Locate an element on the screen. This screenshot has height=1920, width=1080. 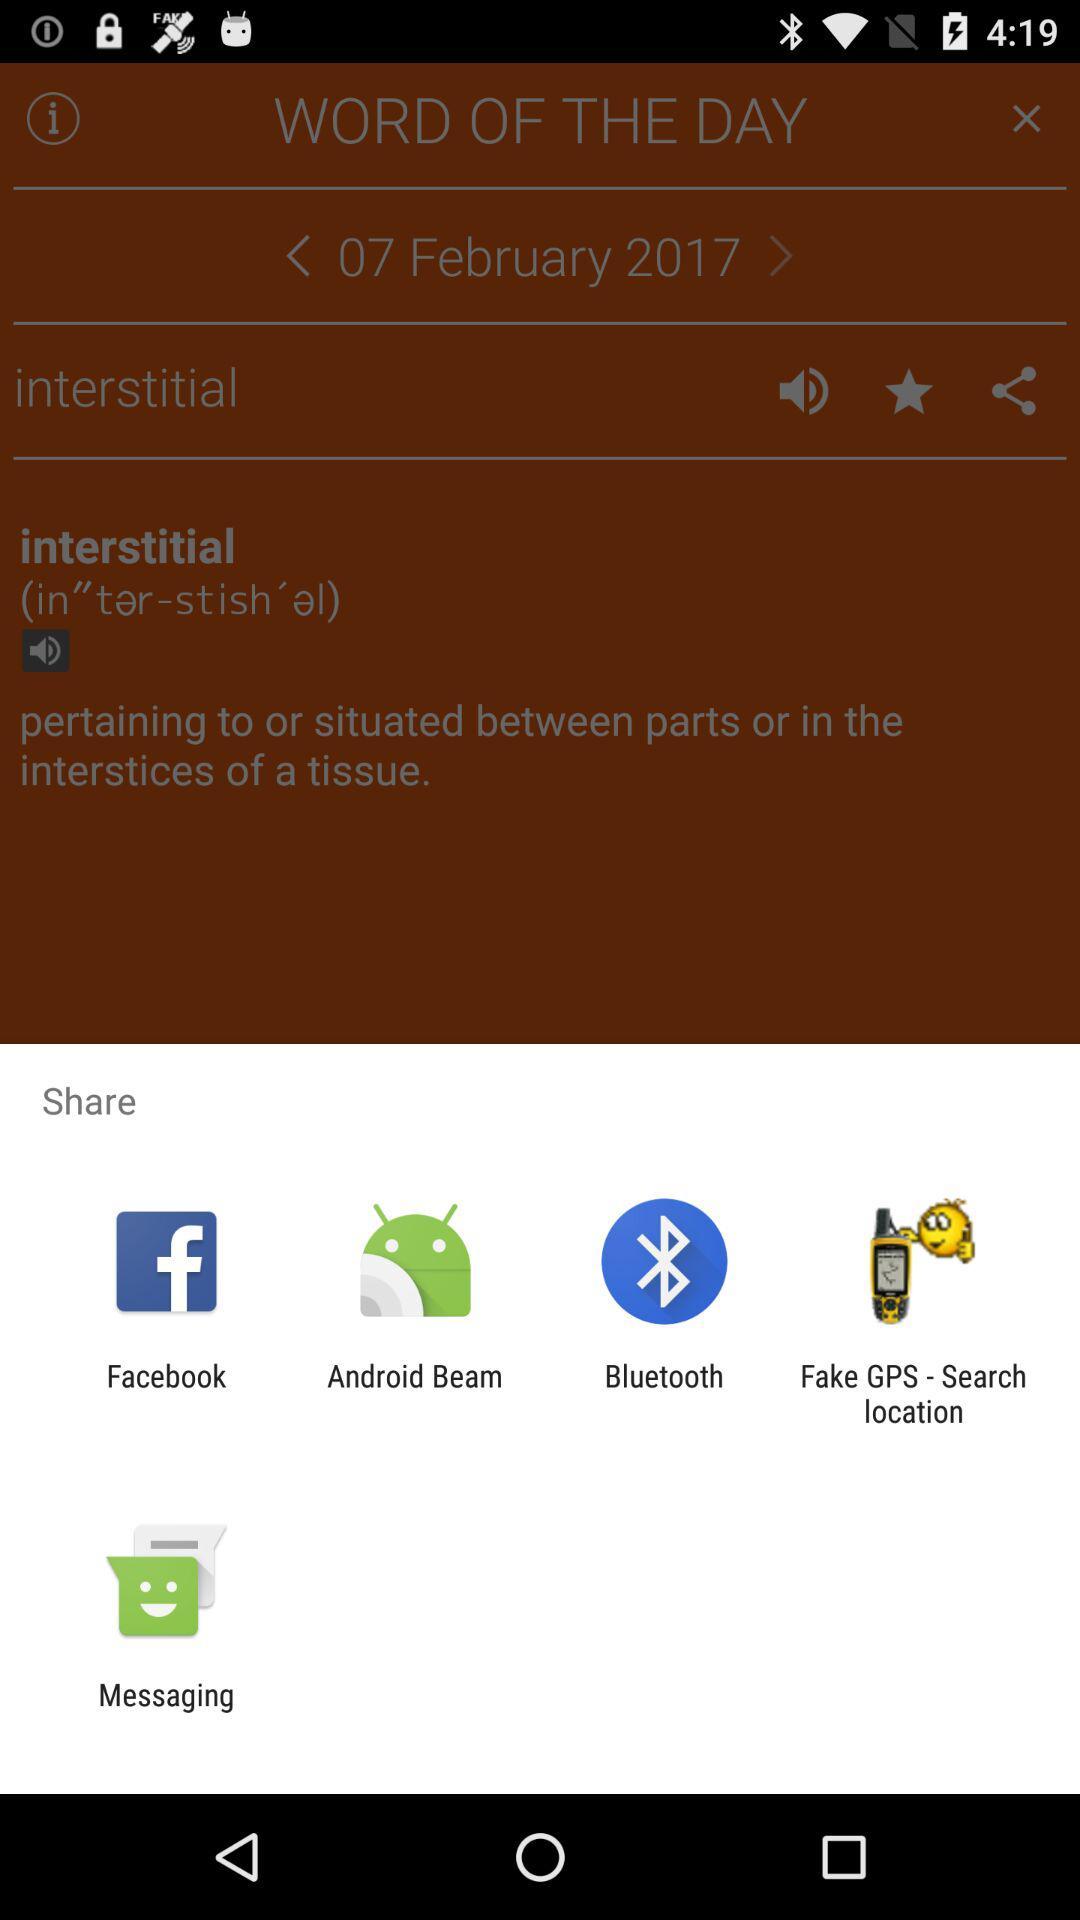
app to the right of the bluetooth app is located at coordinates (913, 1392).